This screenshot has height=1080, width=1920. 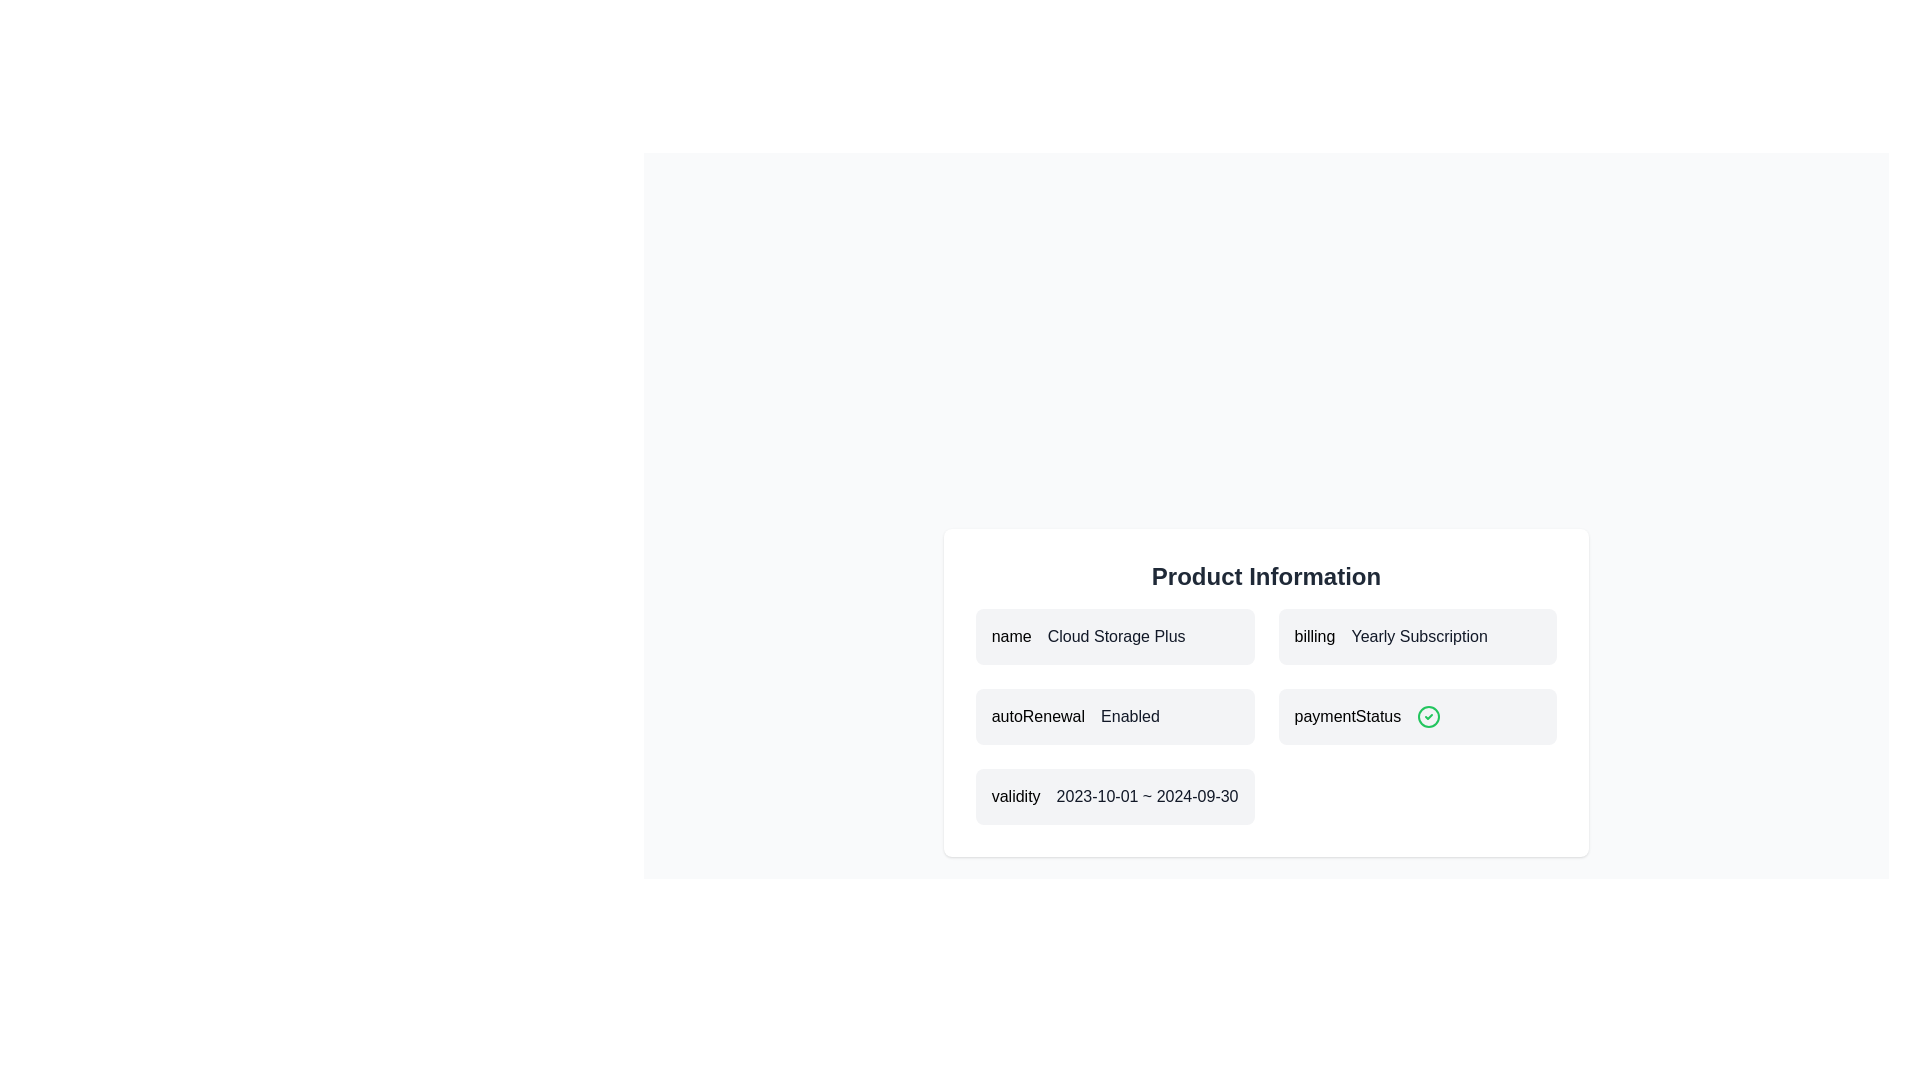 I want to click on the Text Display Group labeled 'Cloud Storage Plus' which is located in the top-left section of the grid layout under 'Product Information', so click(x=1114, y=636).